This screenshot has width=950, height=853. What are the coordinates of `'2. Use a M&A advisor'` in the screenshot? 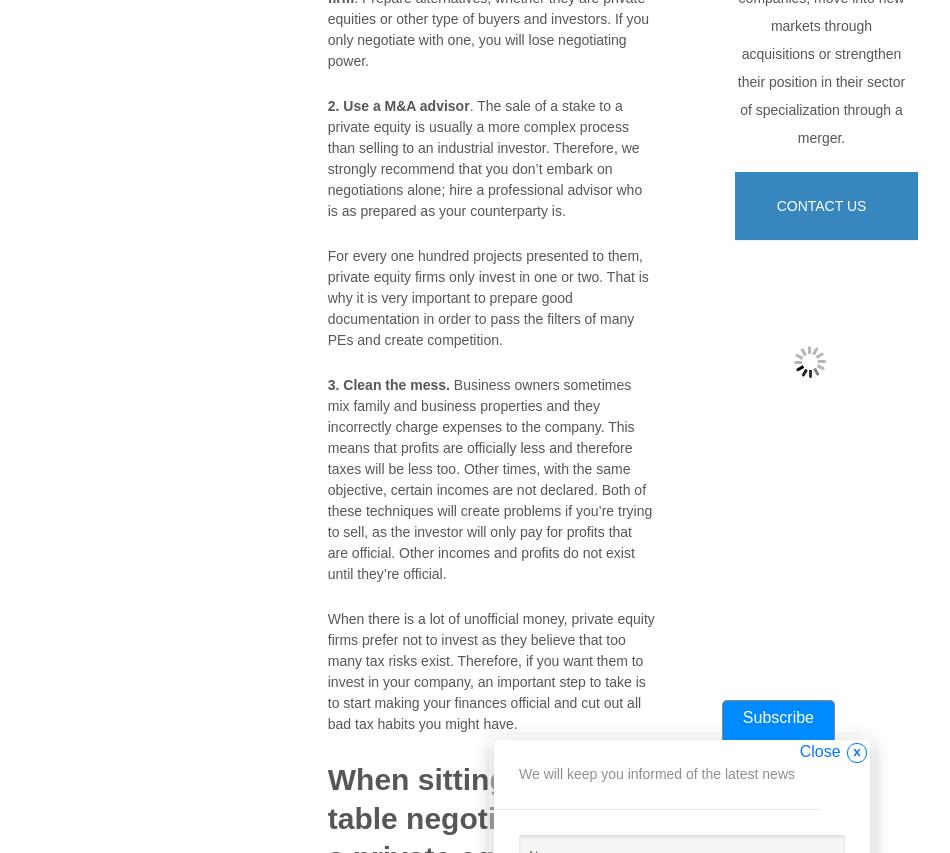 It's located at (396, 105).